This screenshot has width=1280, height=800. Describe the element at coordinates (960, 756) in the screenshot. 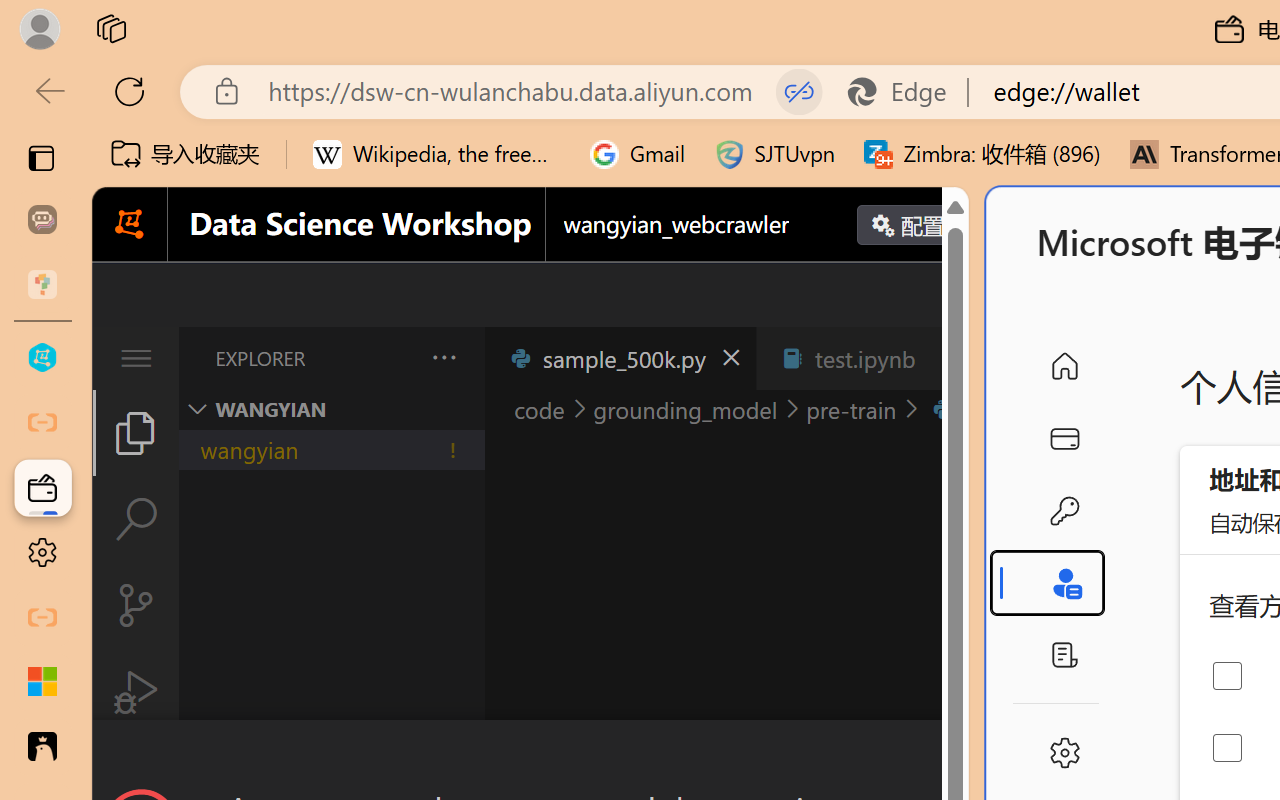

I see `'Close Dialog'` at that location.